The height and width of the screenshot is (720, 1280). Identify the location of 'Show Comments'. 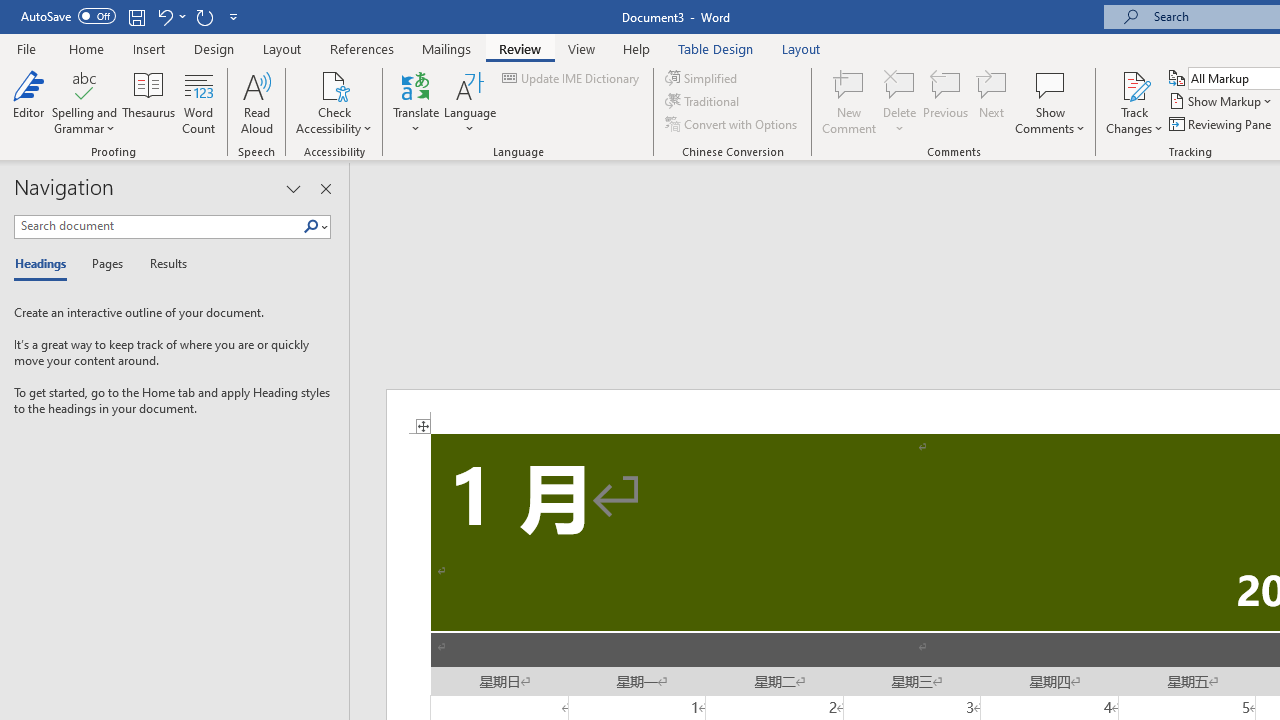
(1049, 84).